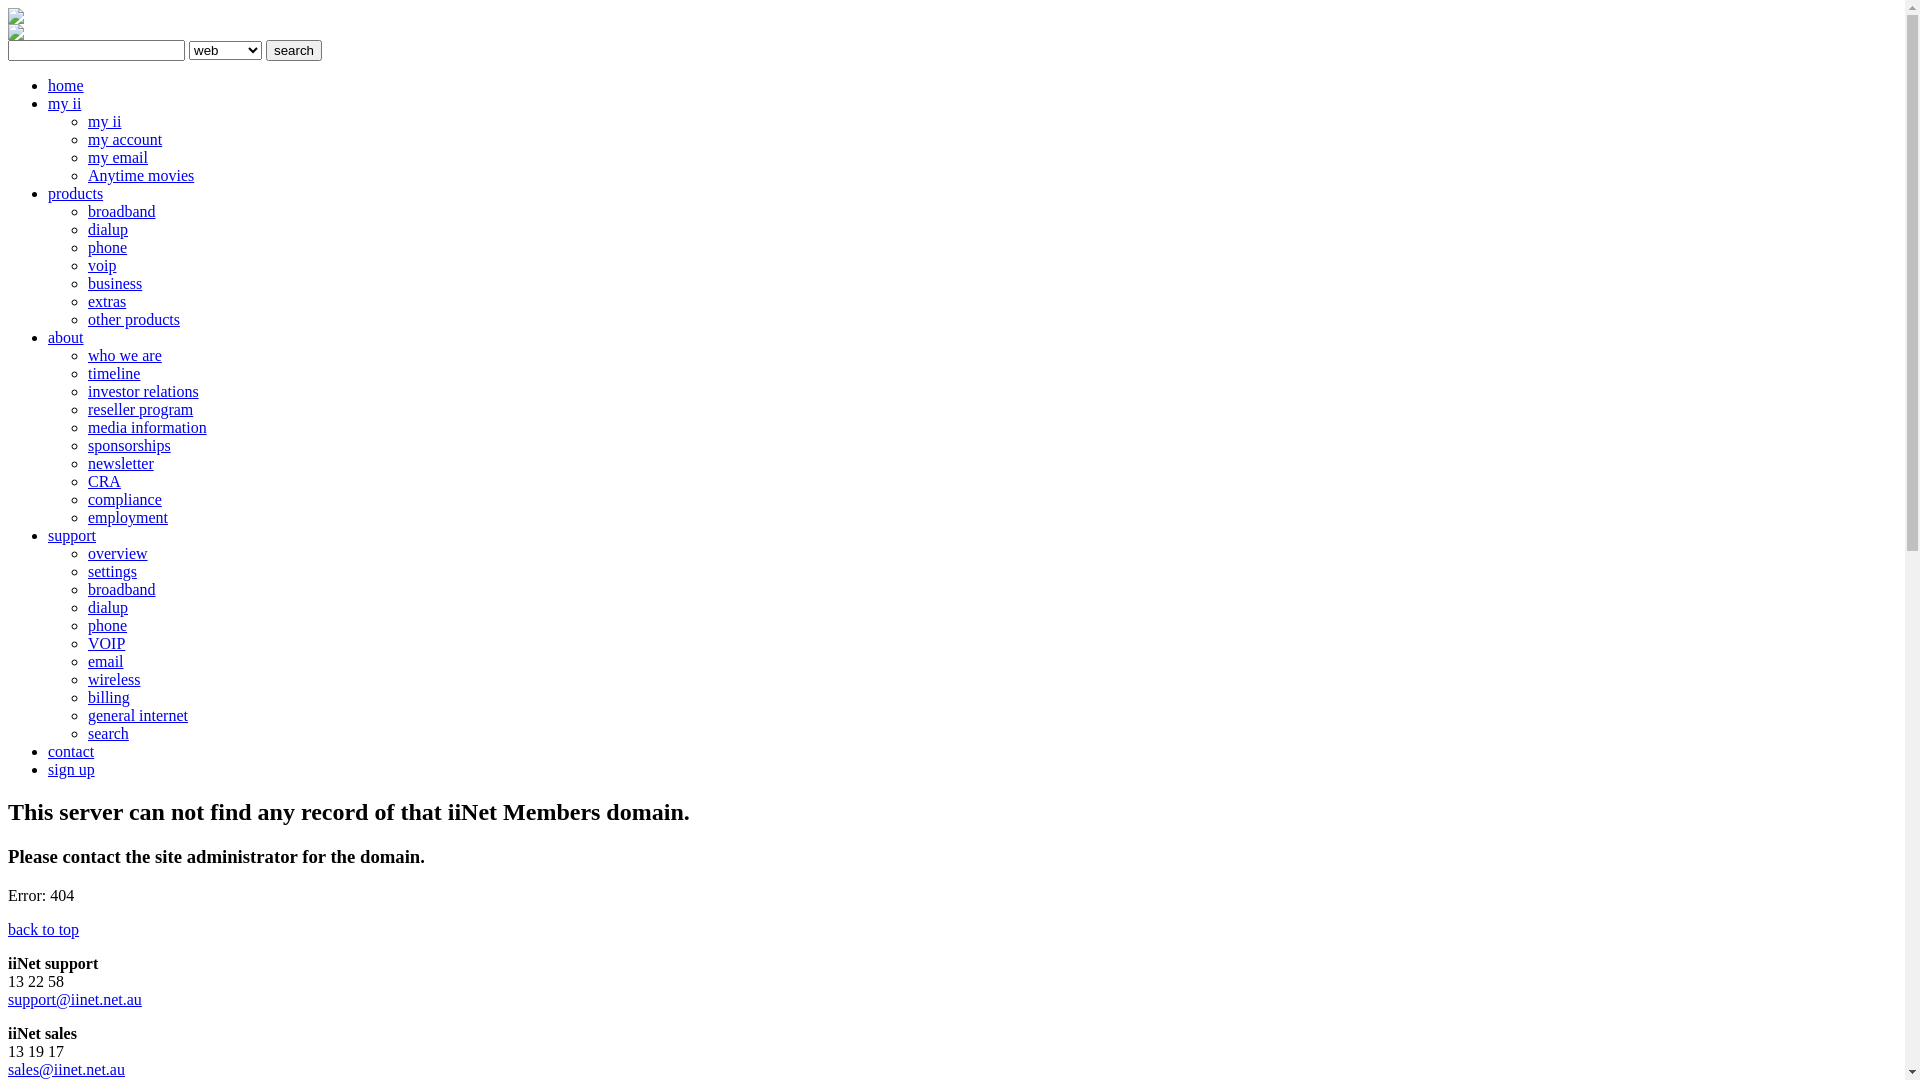 This screenshot has width=1920, height=1080. I want to click on 'employment', so click(127, 516).